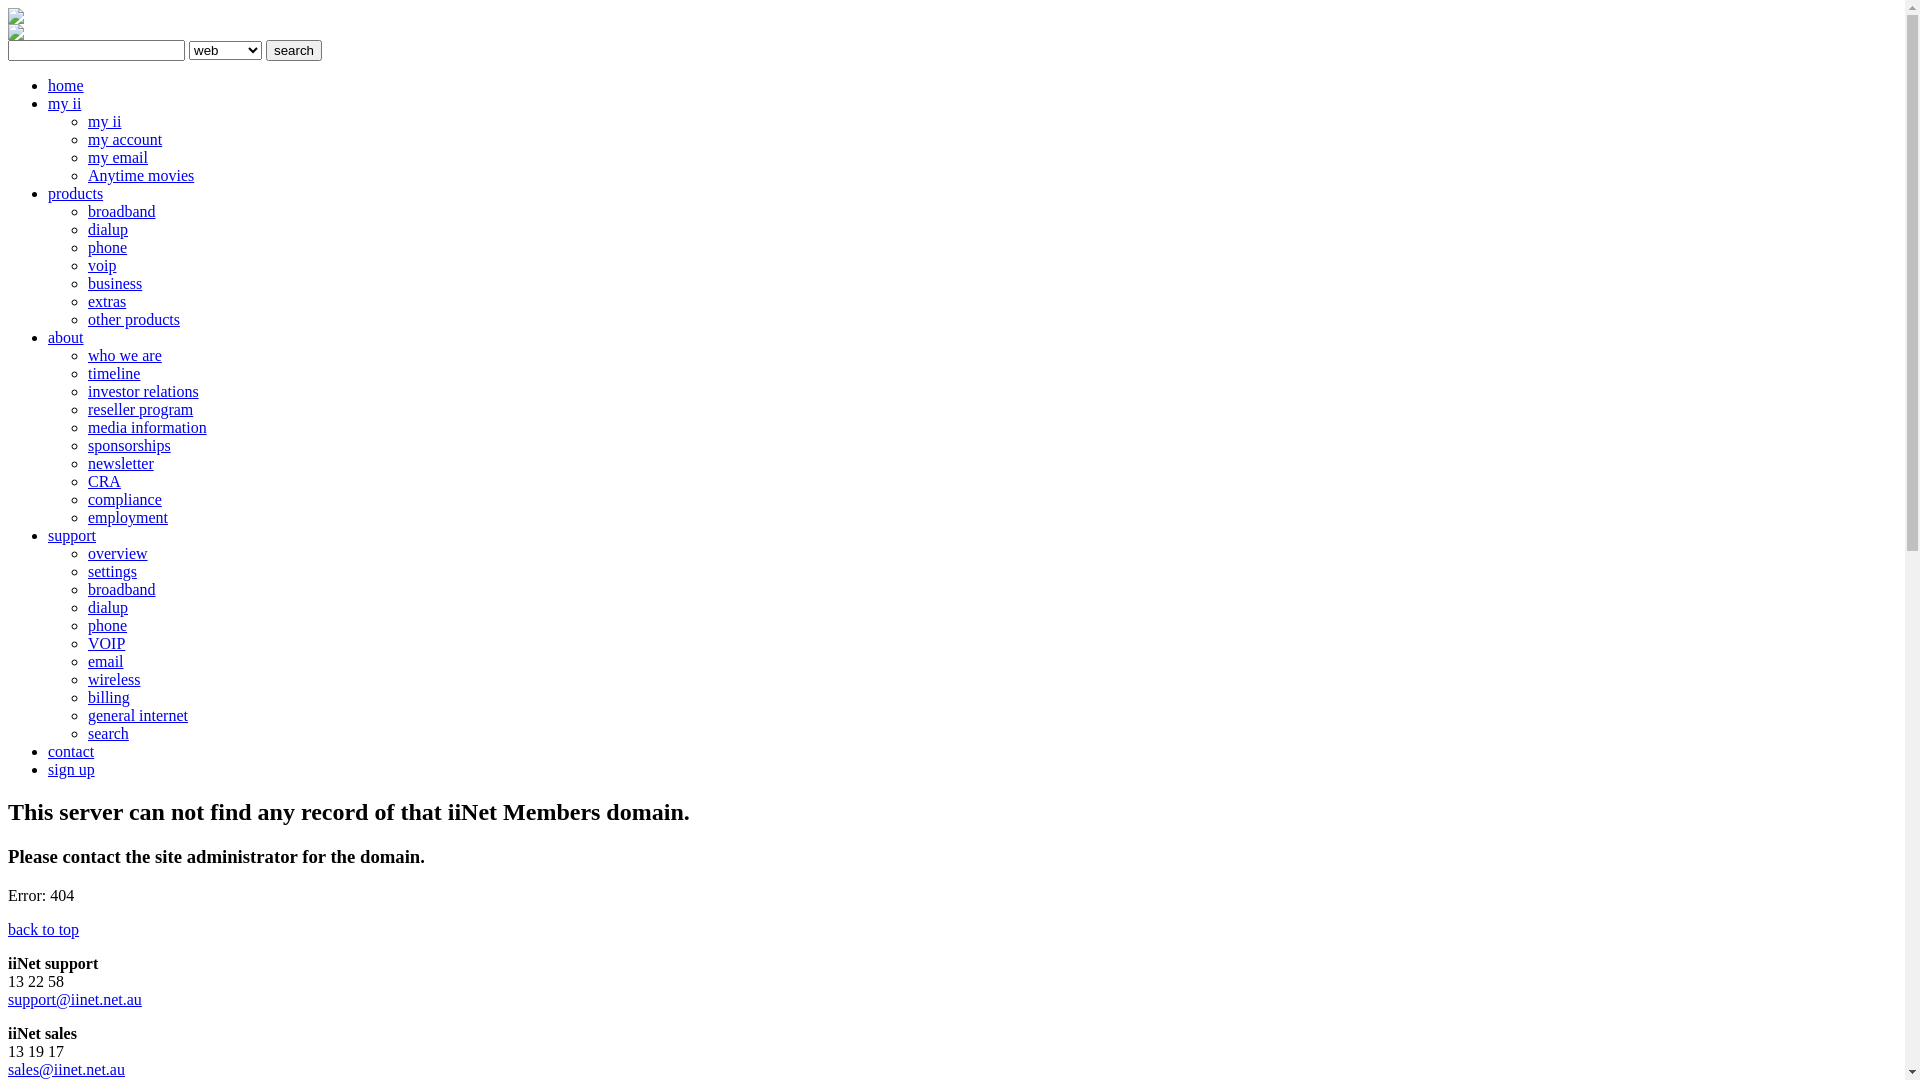 This screenshot has width=1920, height=1080. I want to click on 'employment', so click(127, 516).